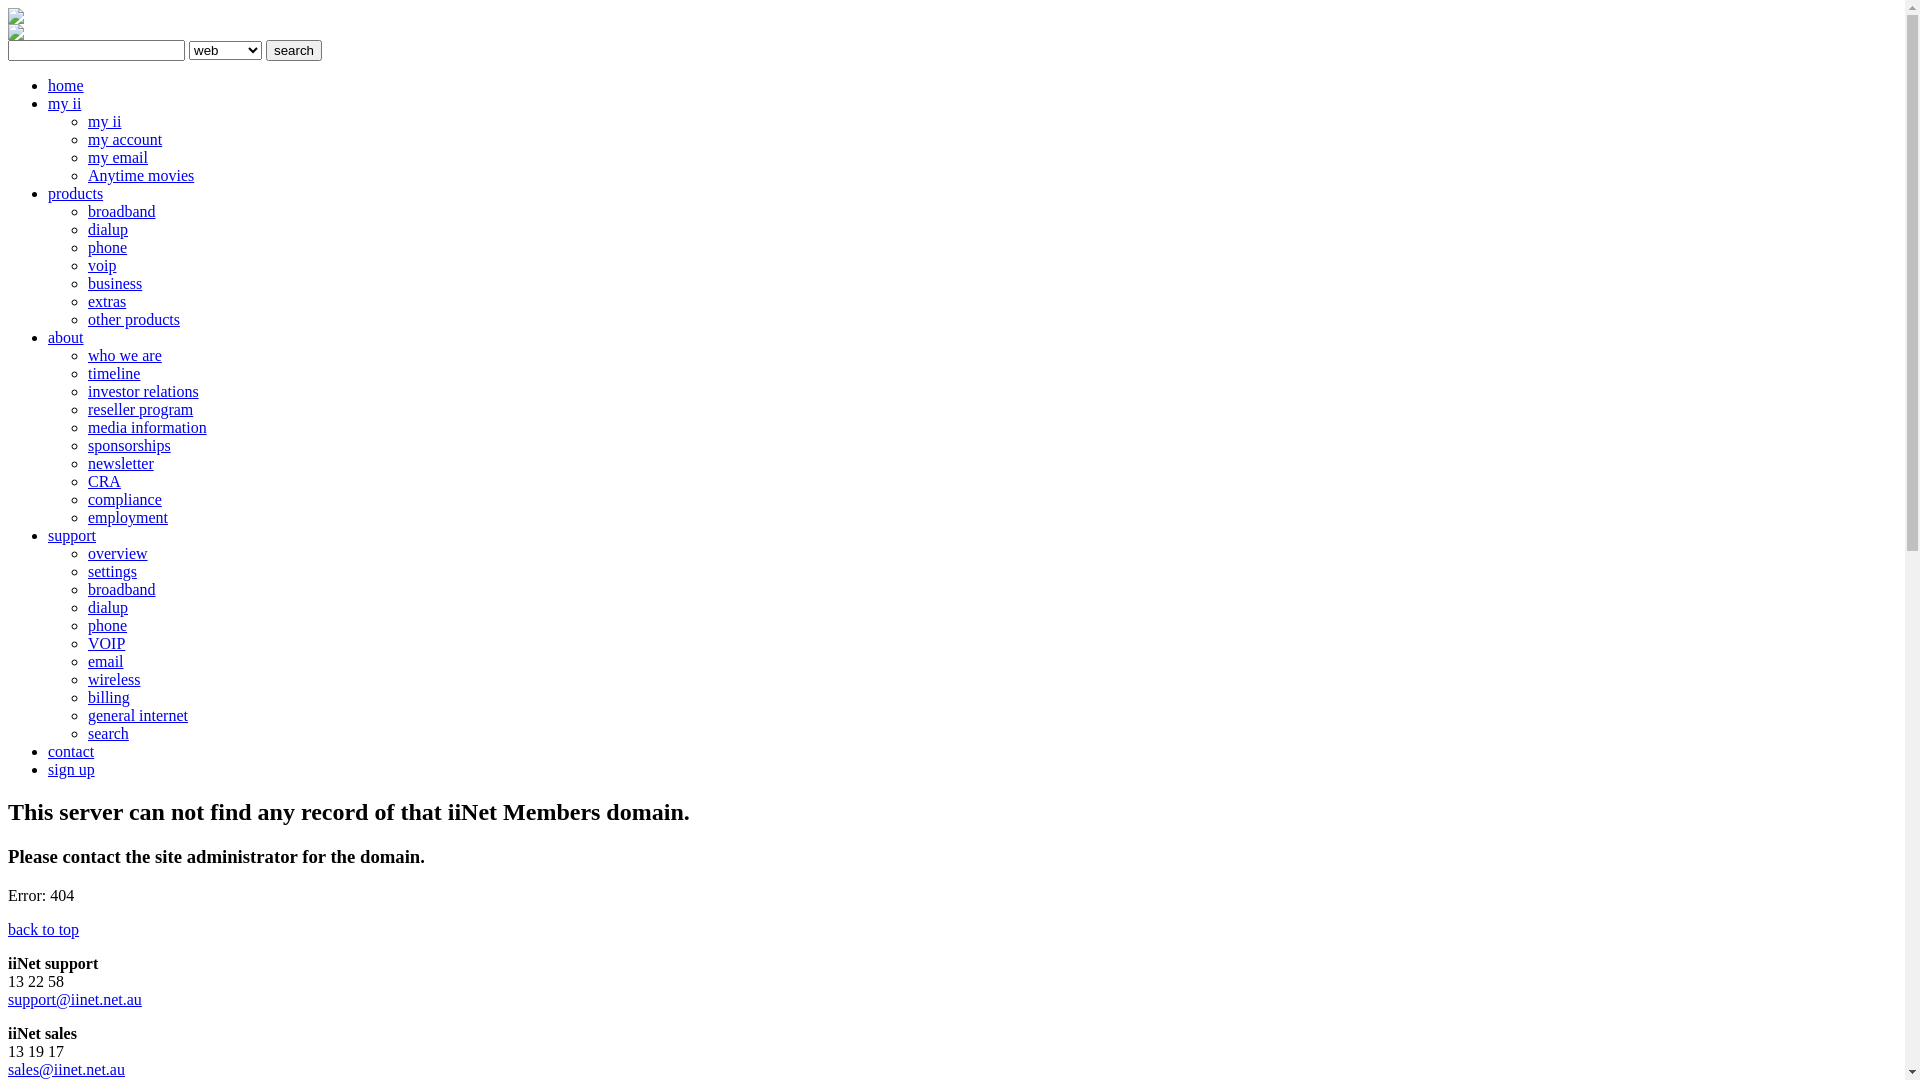 This screenshot has width=1920, height=1080. I want to click on 'employment', so click(127, 516).